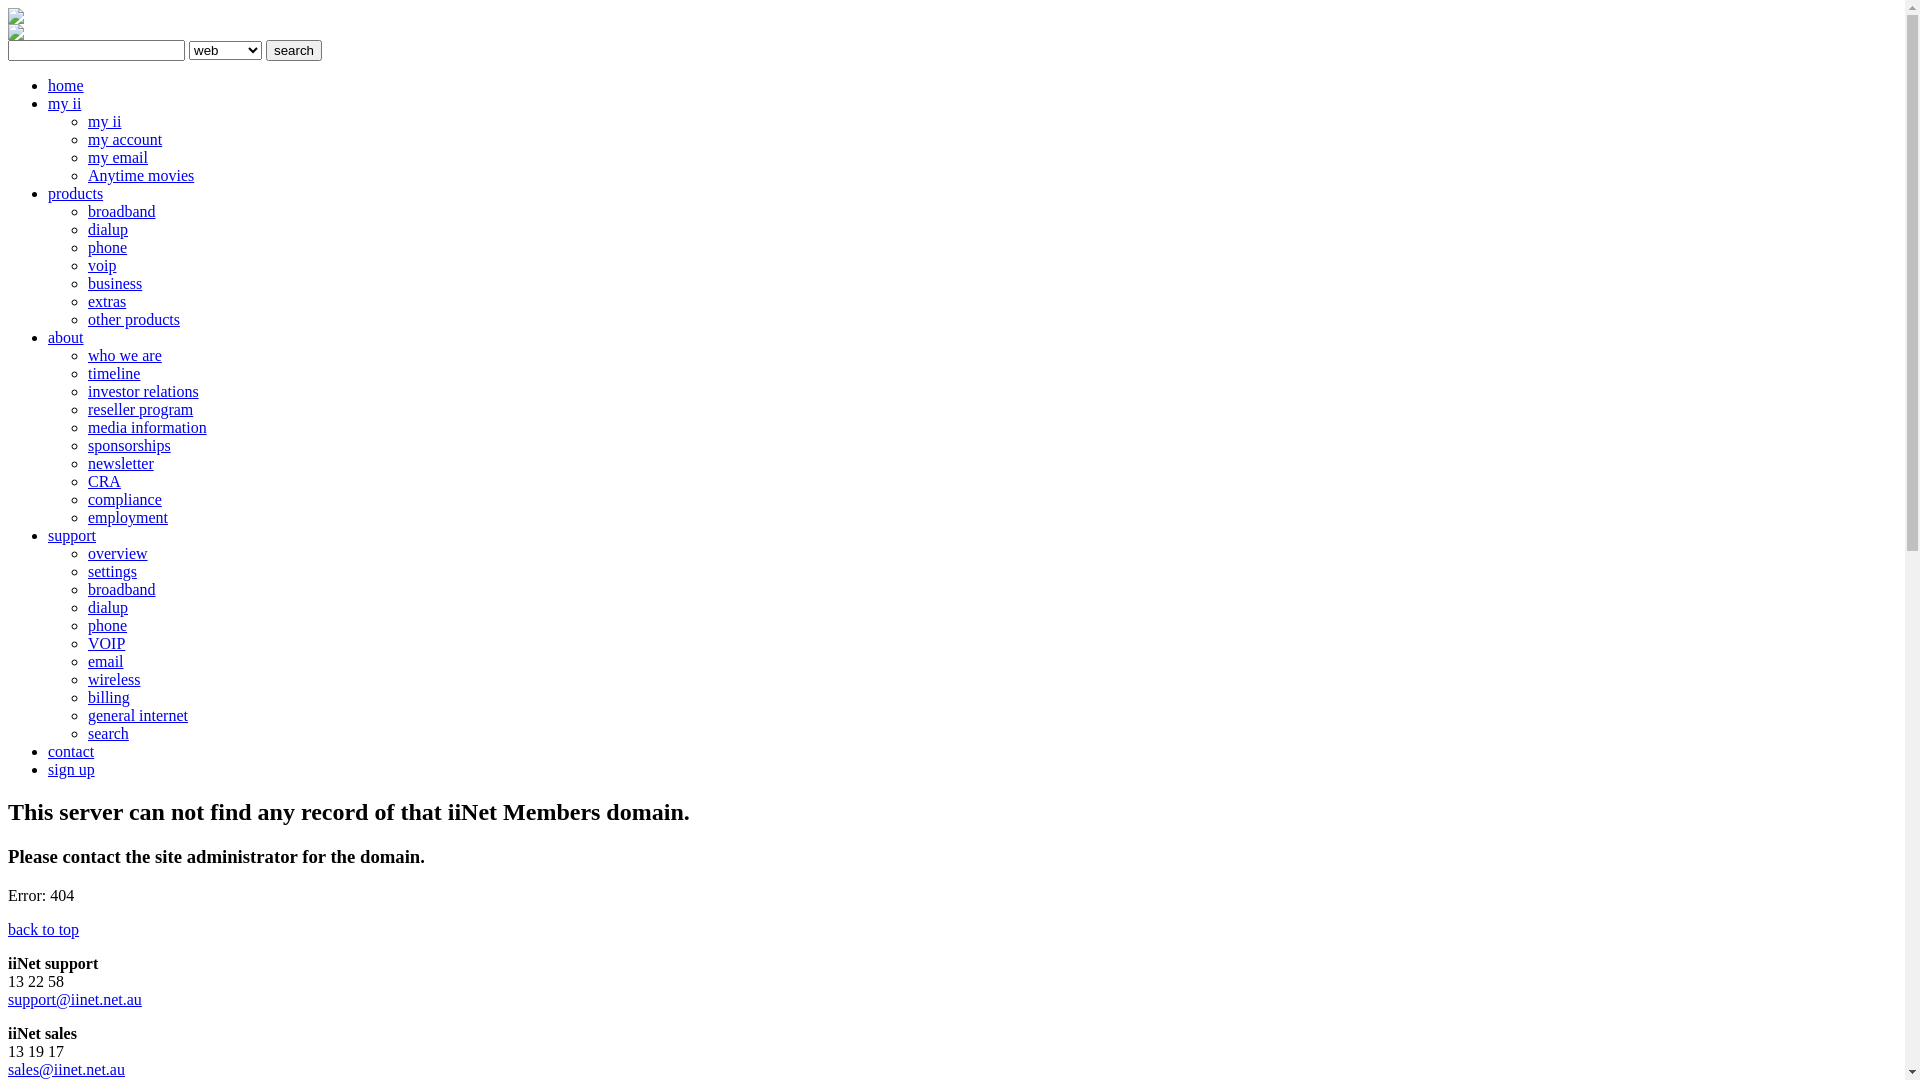 This screenshot has width=1920, height=1080. I want to click on 'employment', so click(127, 516).